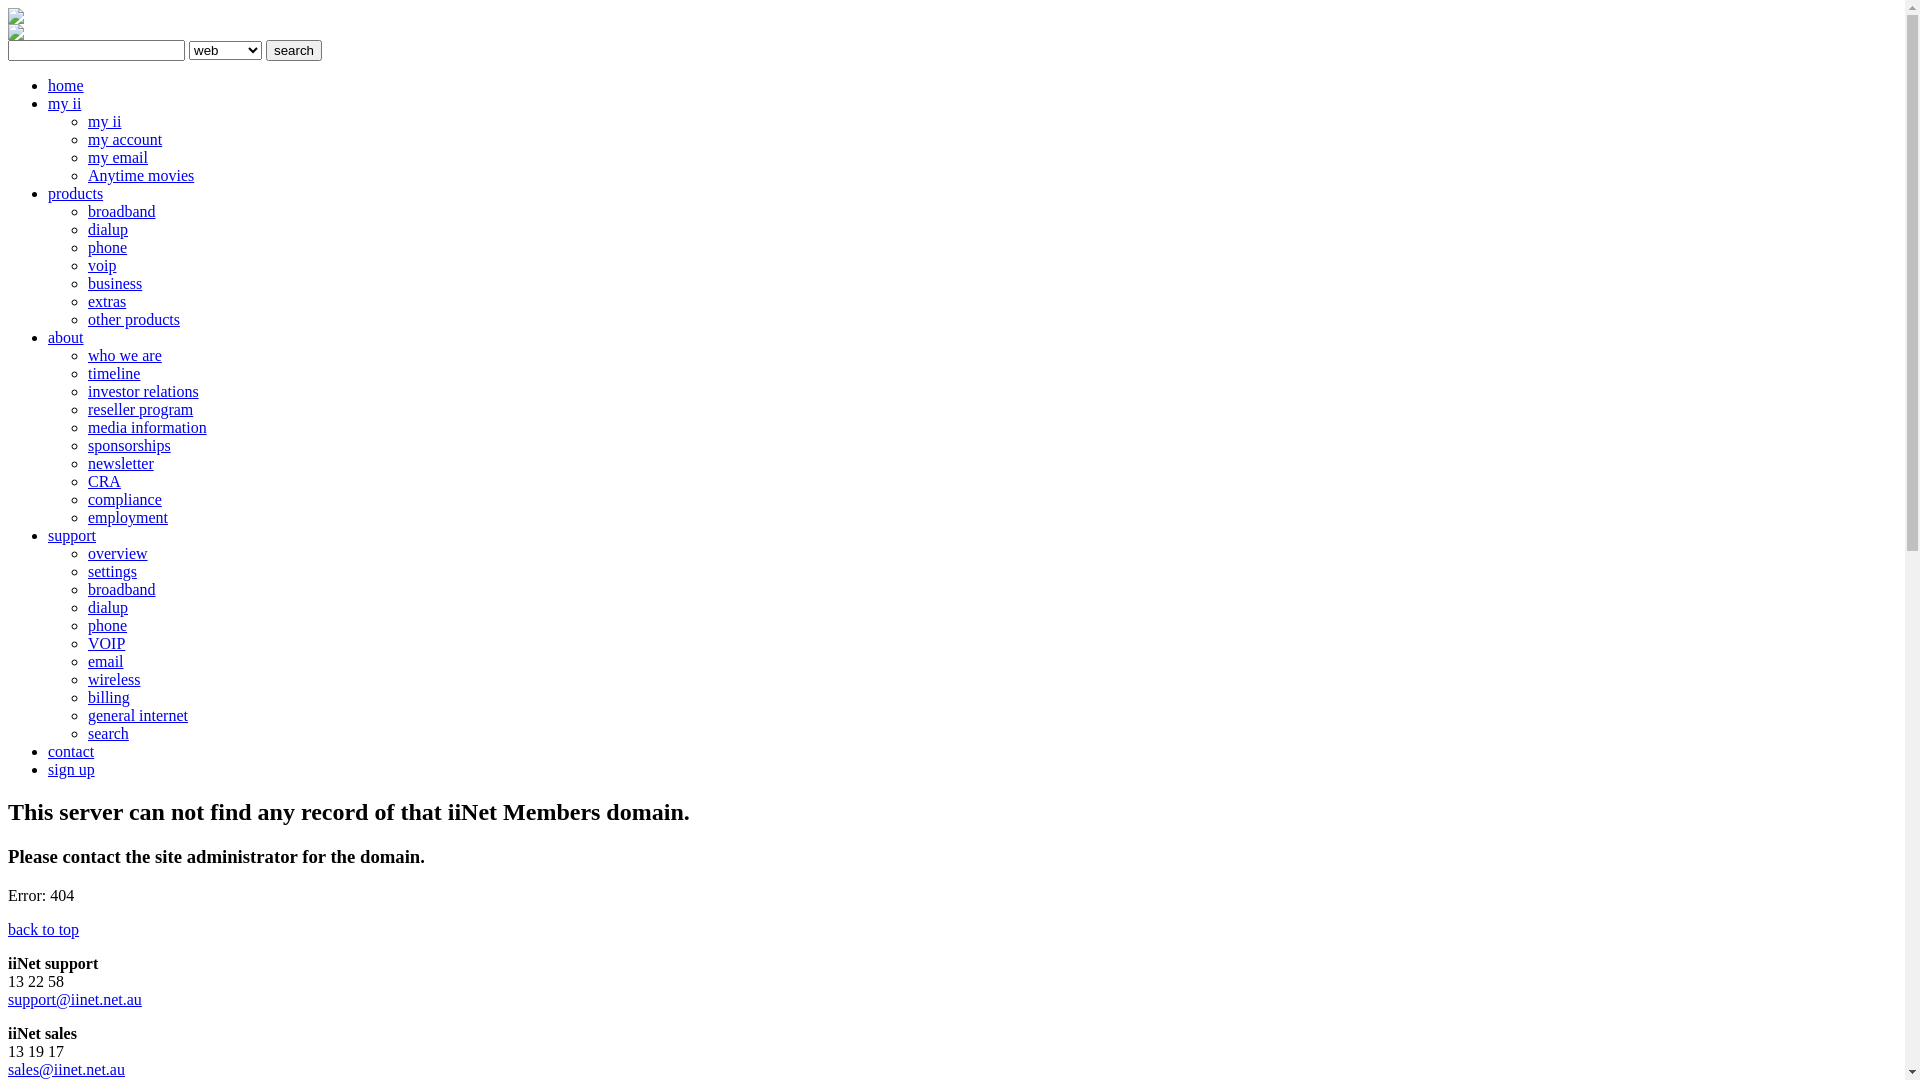 This screenshot has width=1920, height=1080. I want to click on 'employment', so click(127, 516).